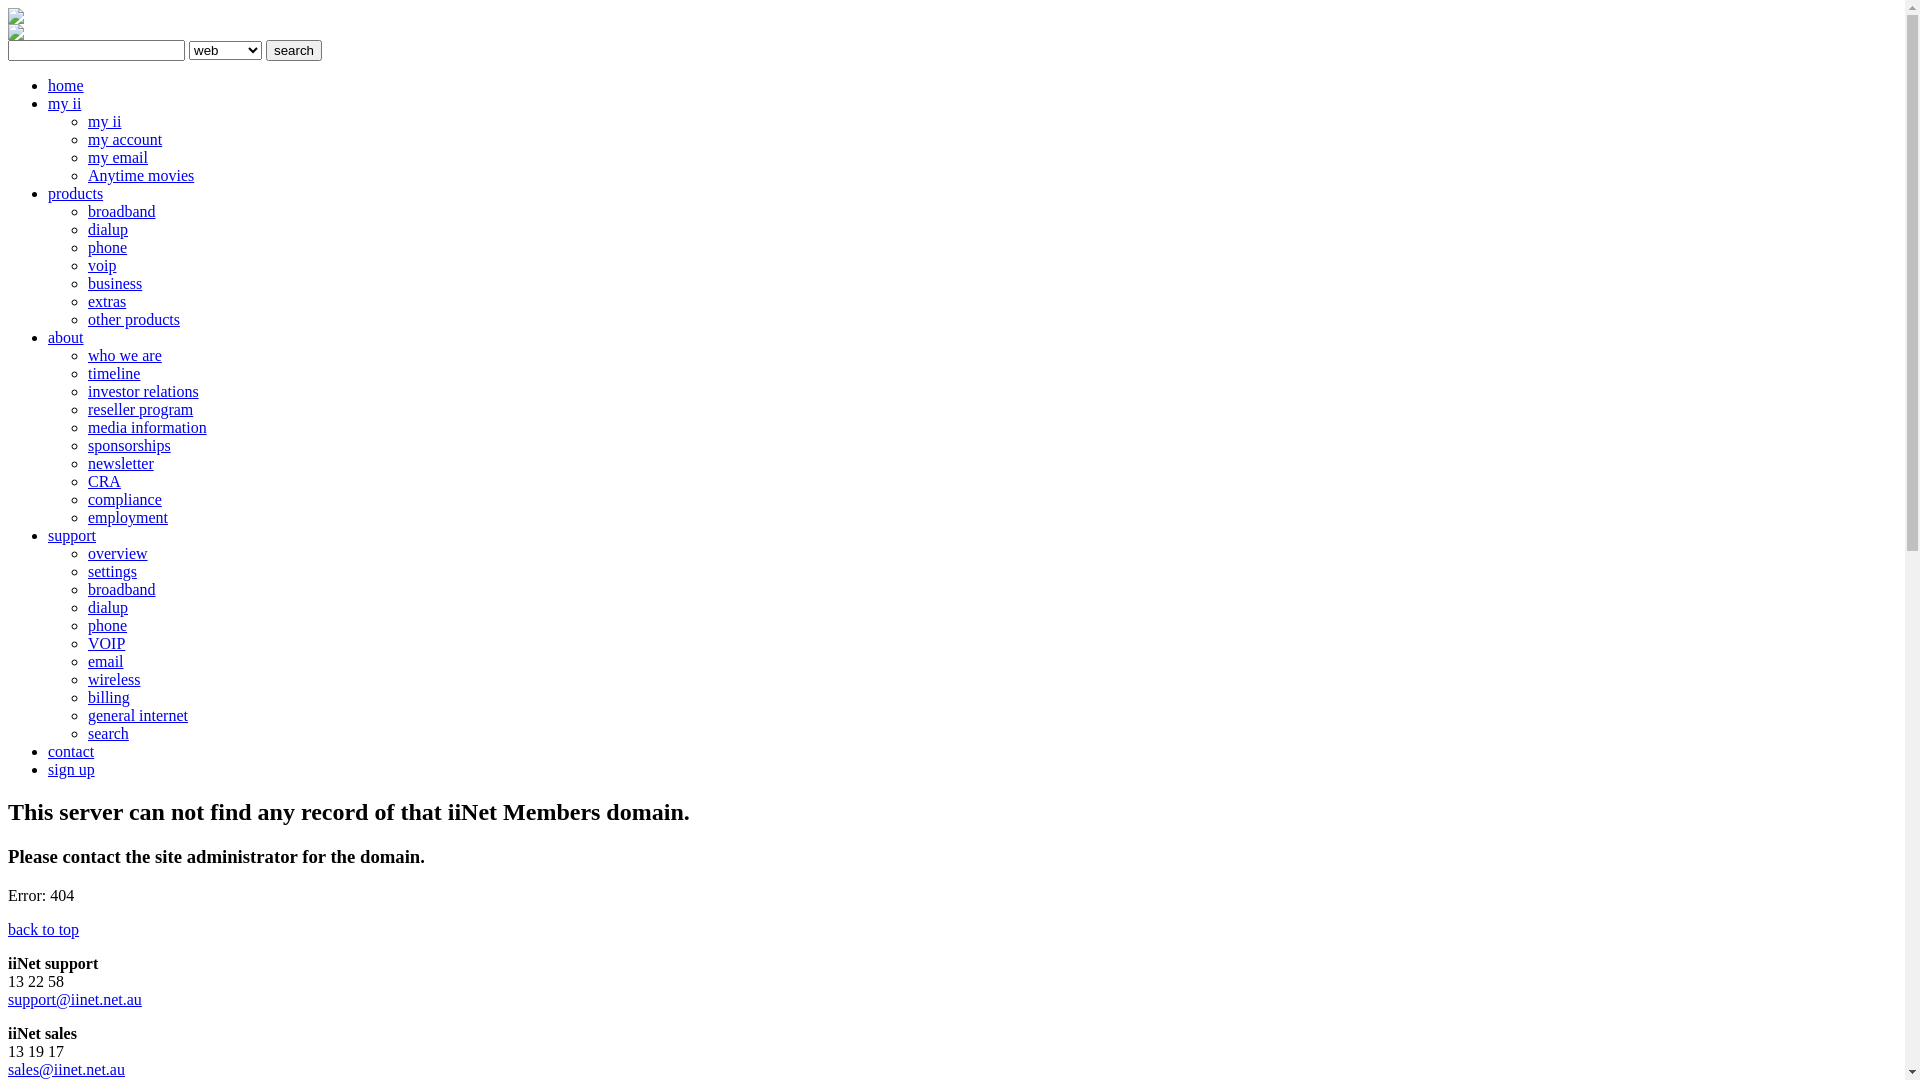 This screenshot has width=1920, height=1080. I want to click on 'employment', so click(127, 516).